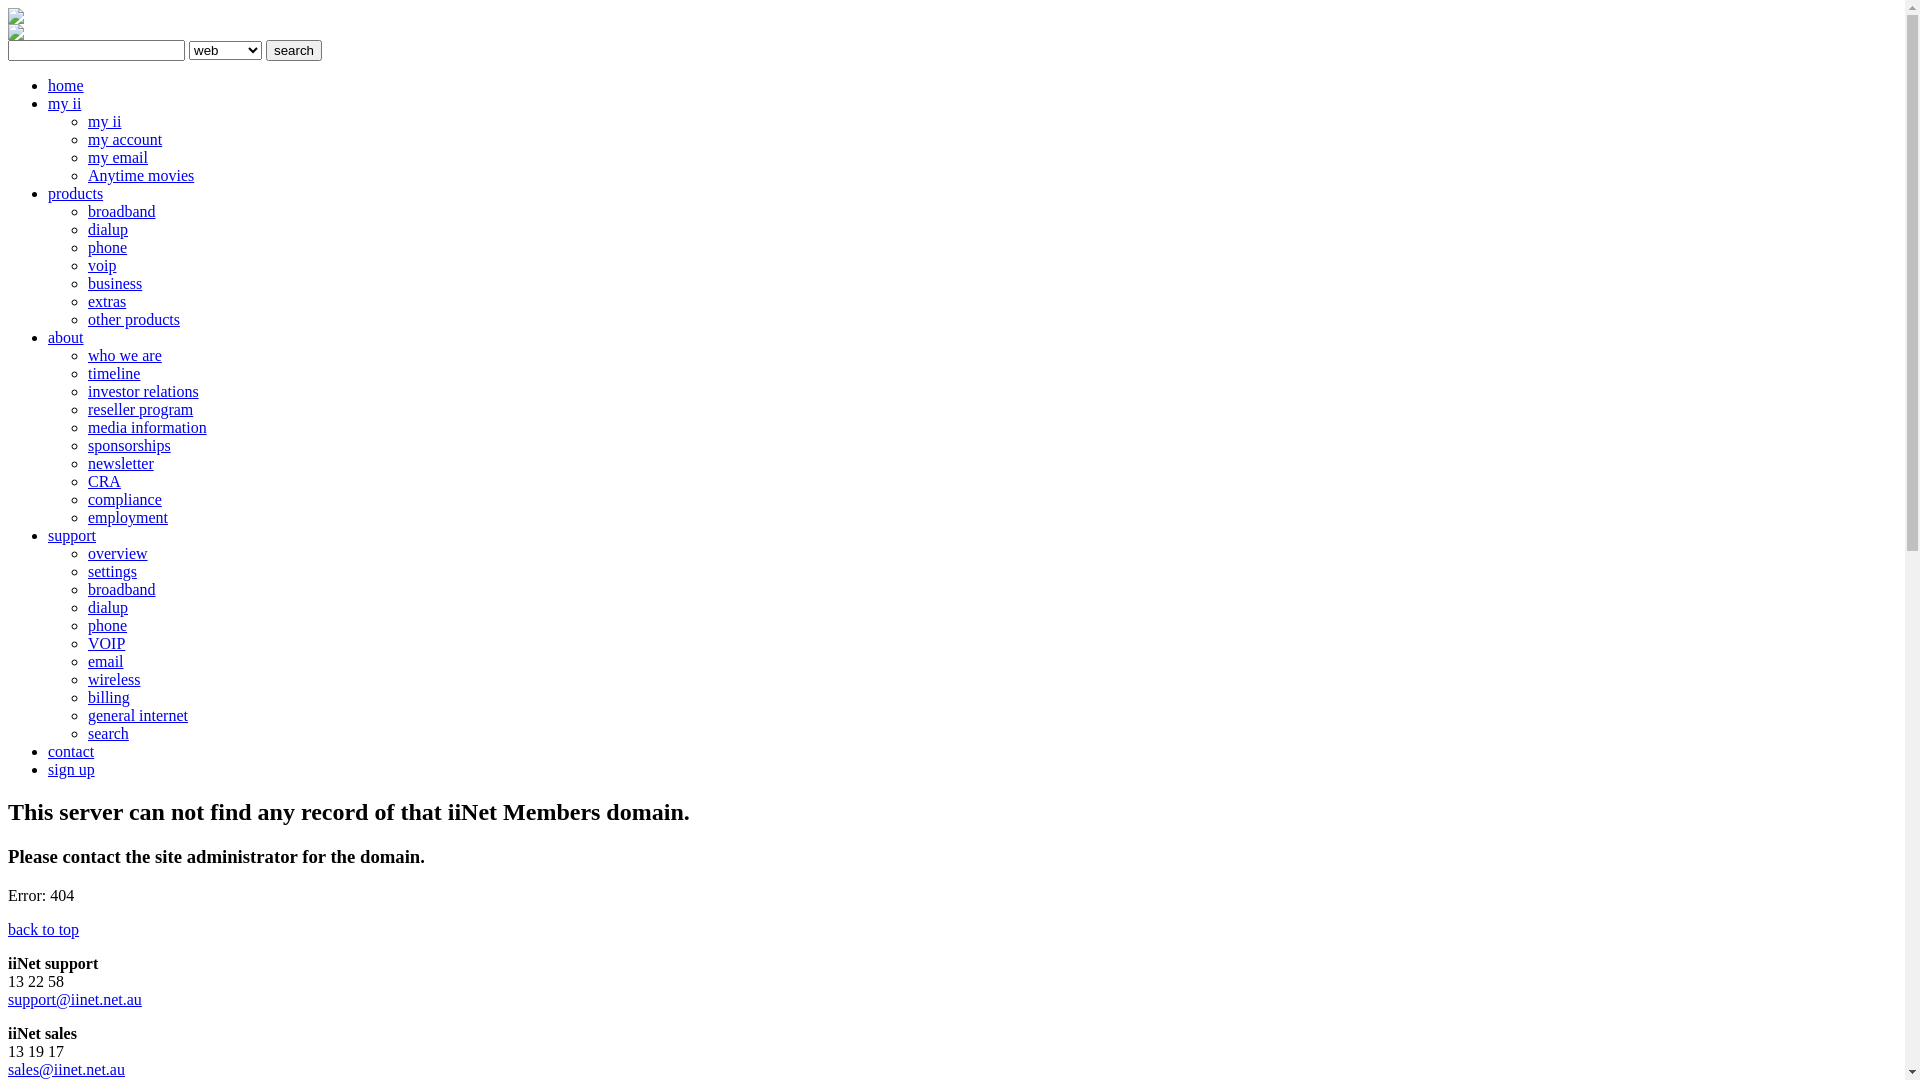 This screenshot has width=1920, height=1080. I want to click on 'employment', so click(127, 516).